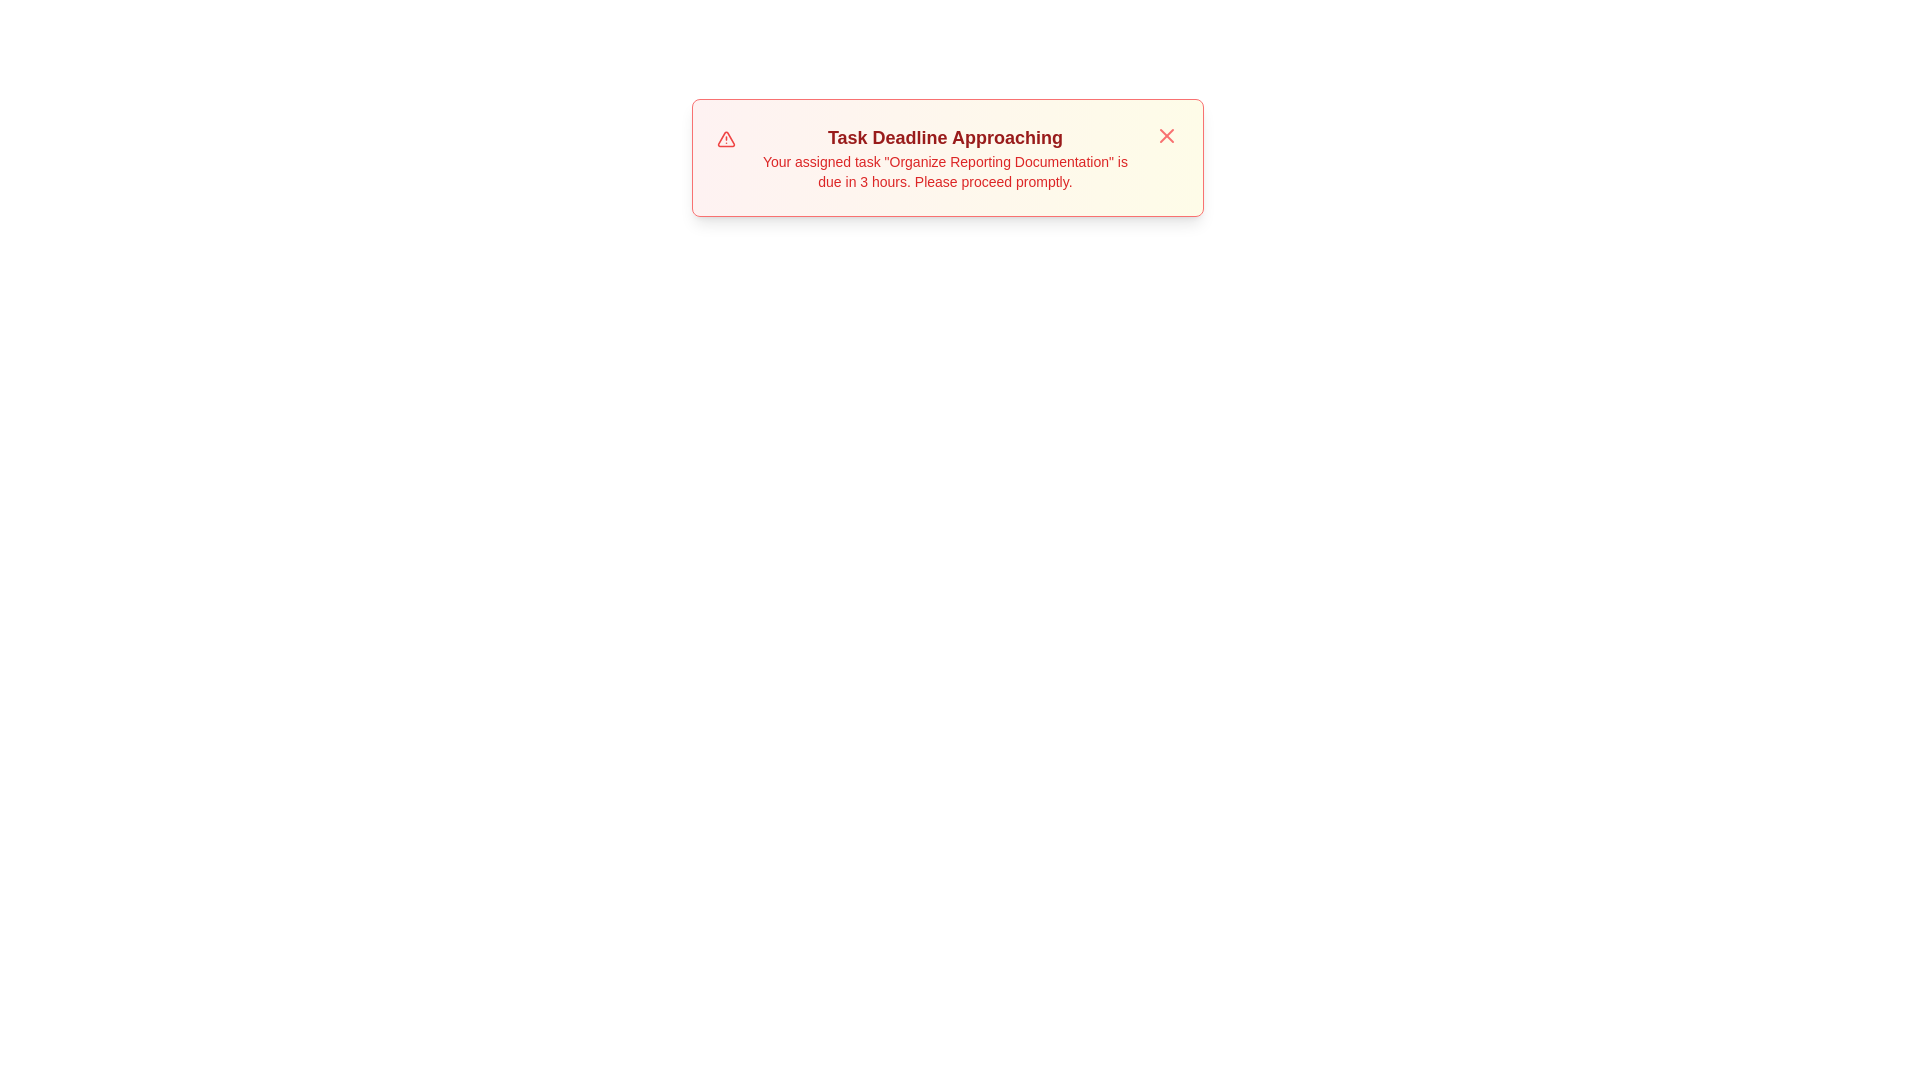 Image resolution: width=1920 pixels, height=1080 pixels. What do you see at coordinates (725, 138) in the screenshot?
I see `the red outlined triangular warning icon with a red alert symbol, positioned next to the 'Task Deadline Approaching' heading` at bounding box center [725, 138].